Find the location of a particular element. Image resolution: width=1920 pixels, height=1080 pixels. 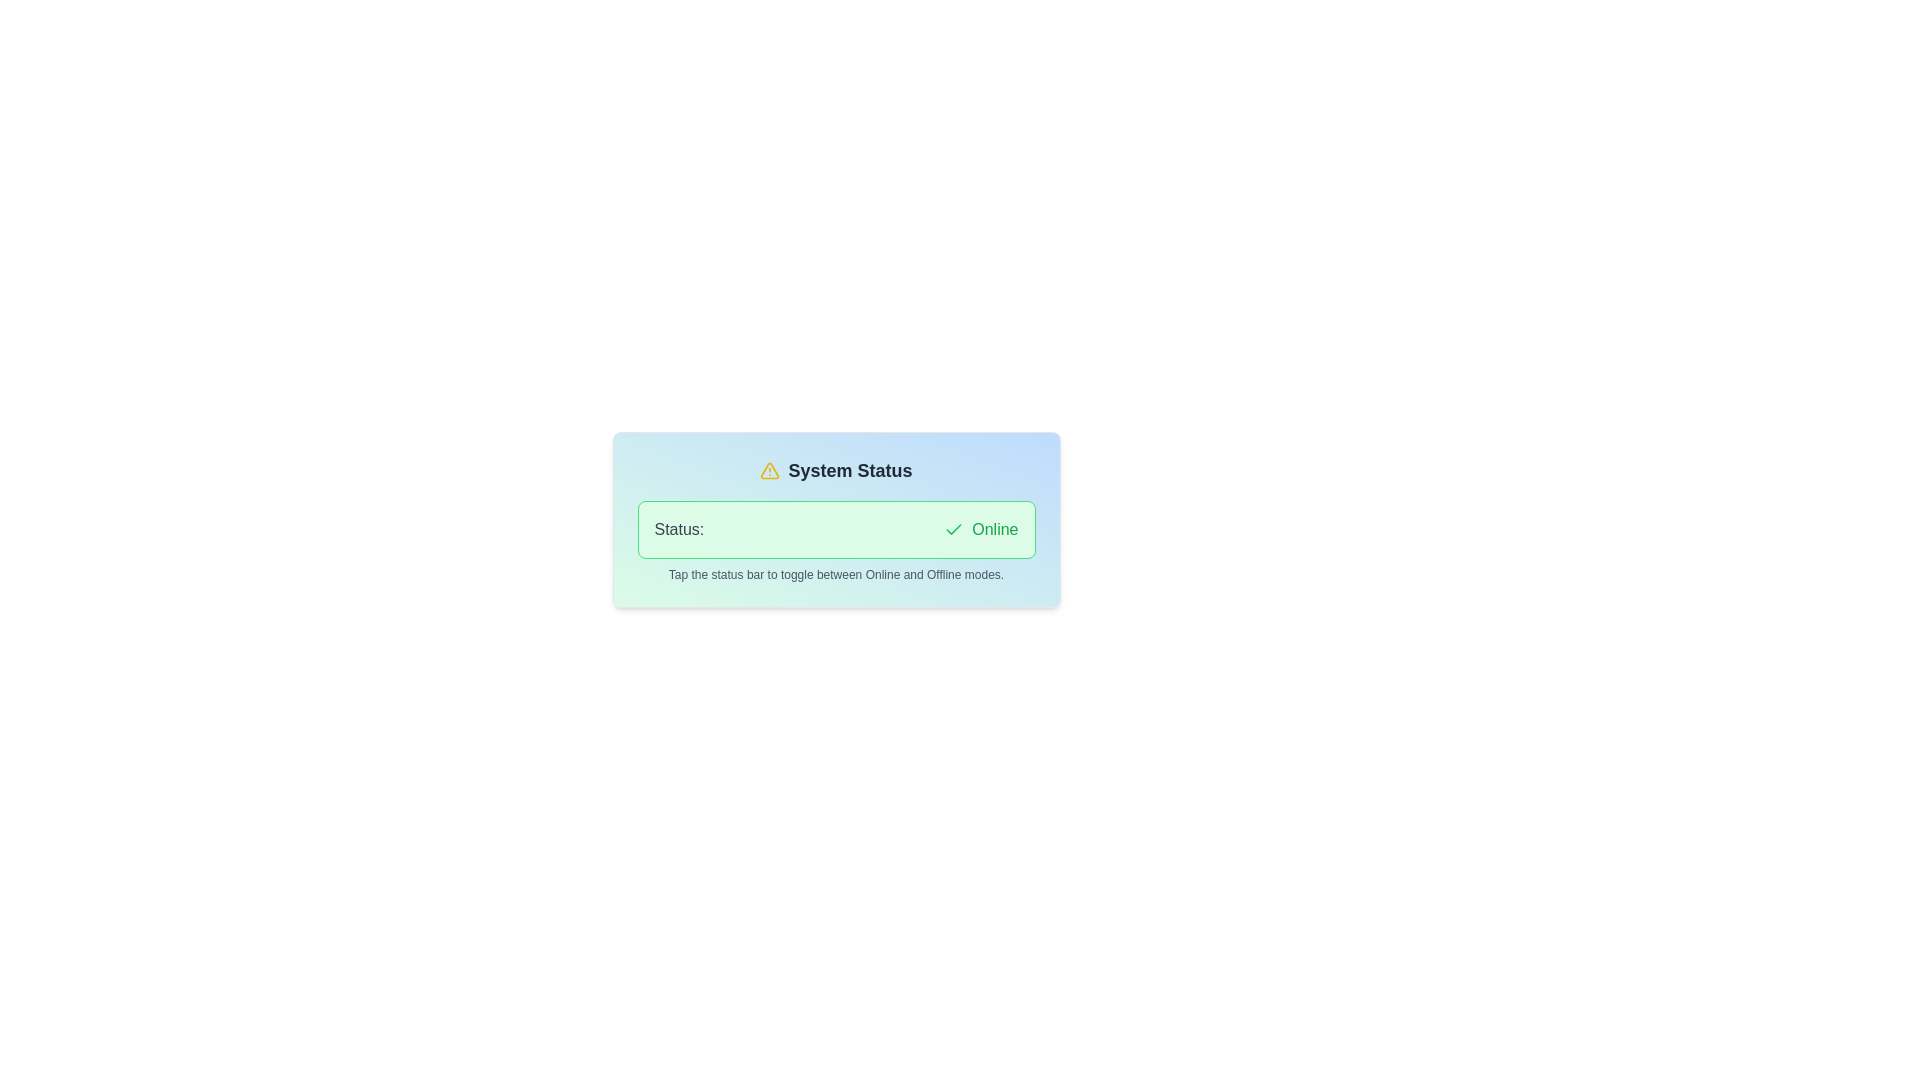

the green-colored text label that reads 'Online', positioned to the right of a green checkmark icon within the system status indicator panel is located at coordinates (995, 528).